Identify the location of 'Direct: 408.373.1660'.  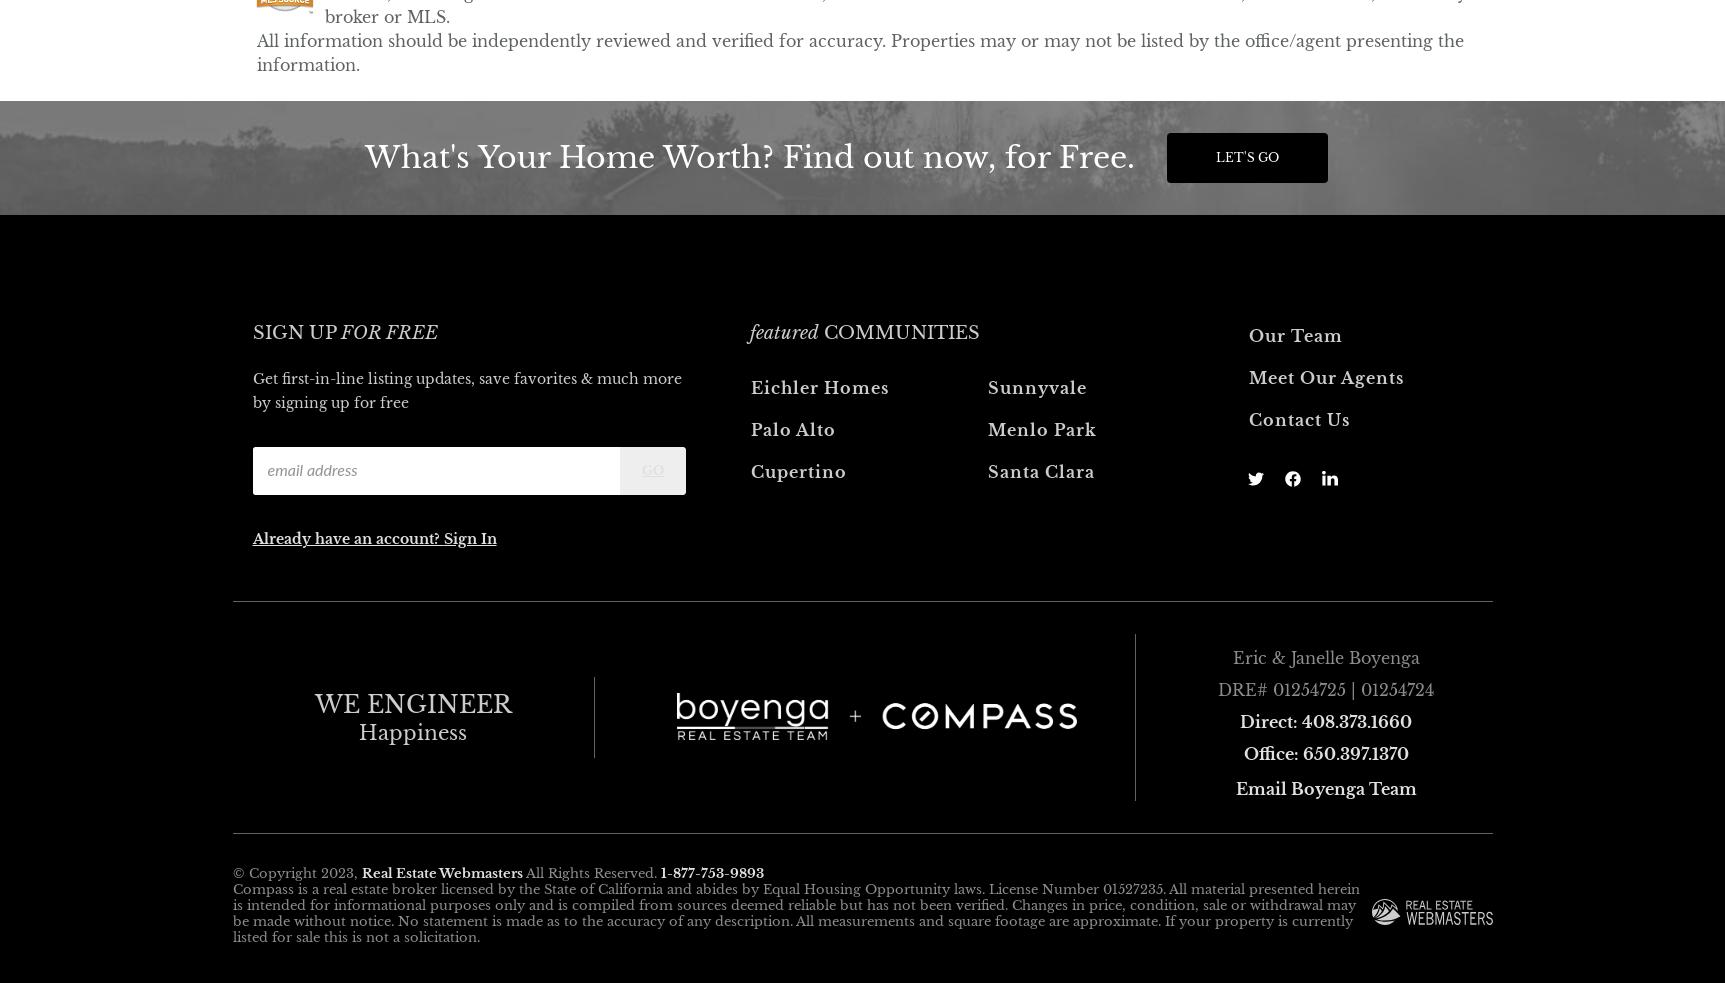
(1326, 721).